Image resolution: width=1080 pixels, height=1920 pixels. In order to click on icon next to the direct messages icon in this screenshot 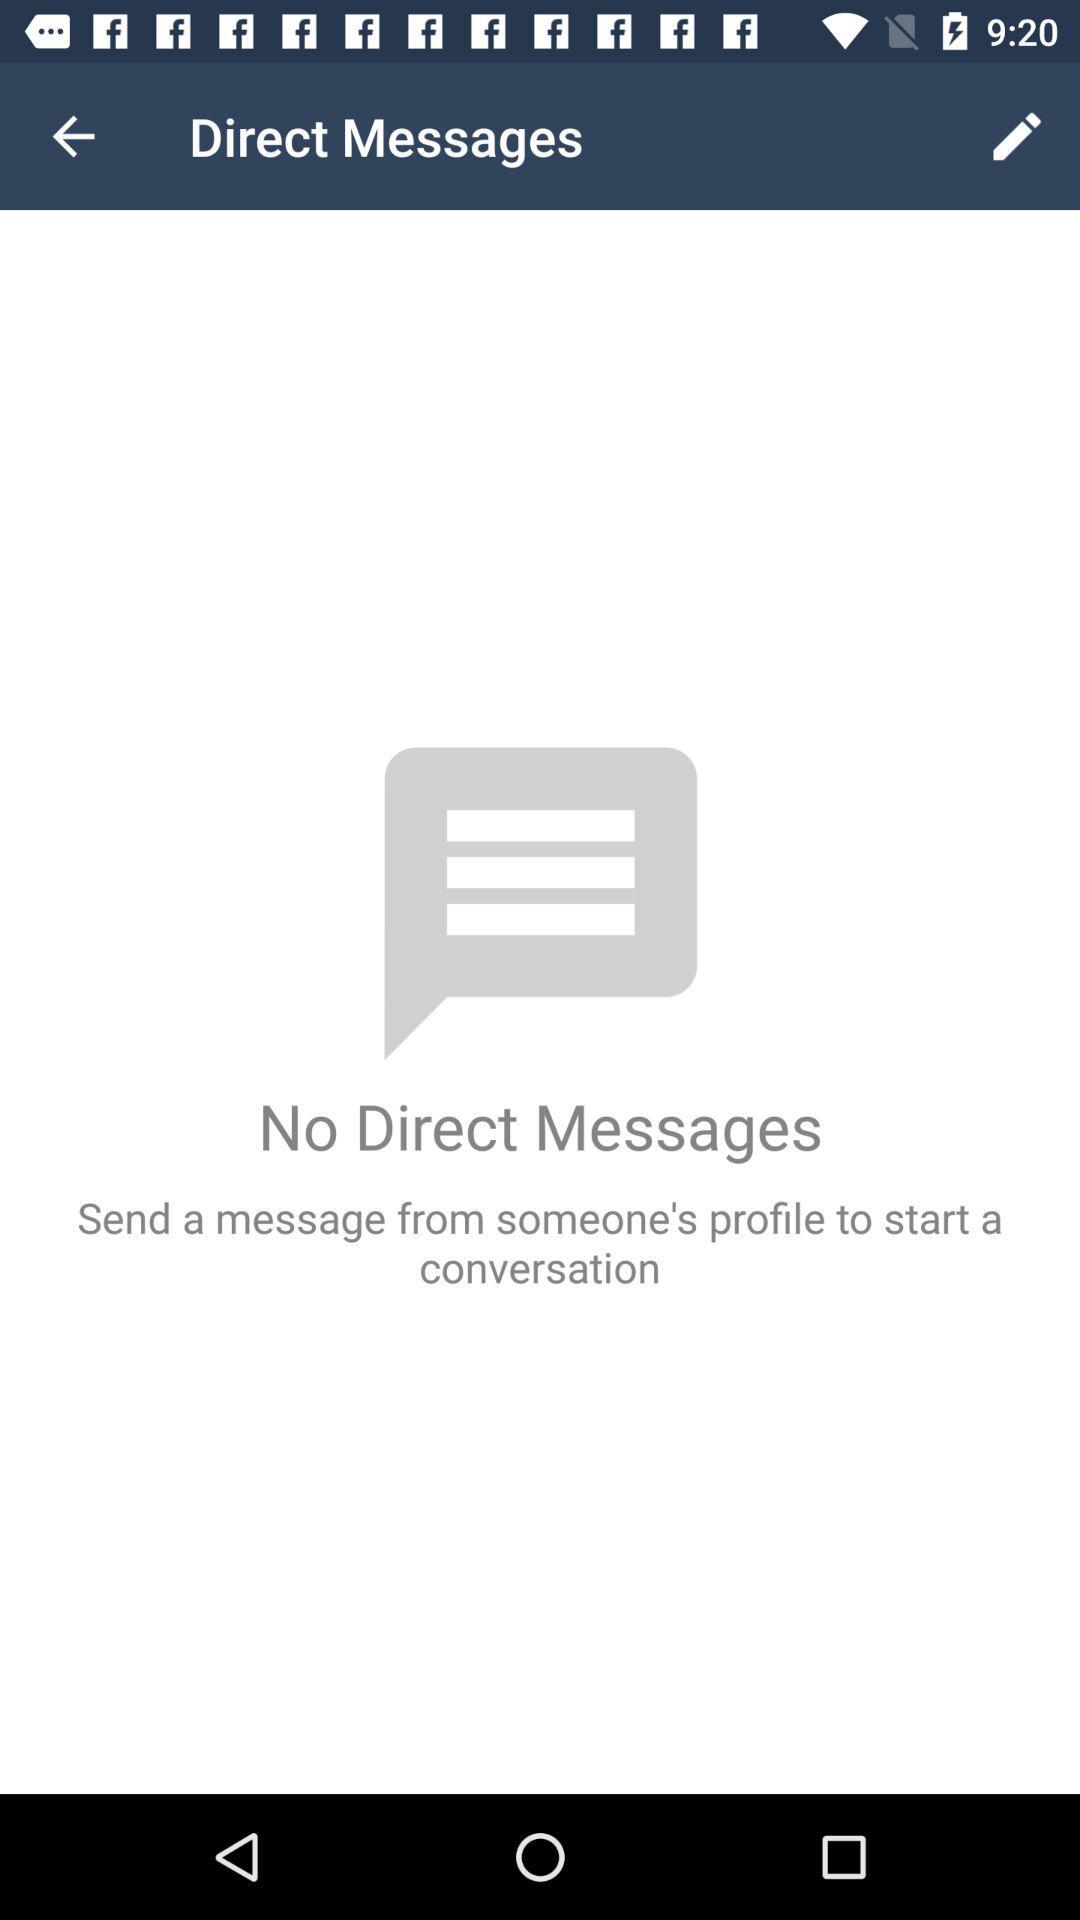, I will do `click(1017, 135)`.